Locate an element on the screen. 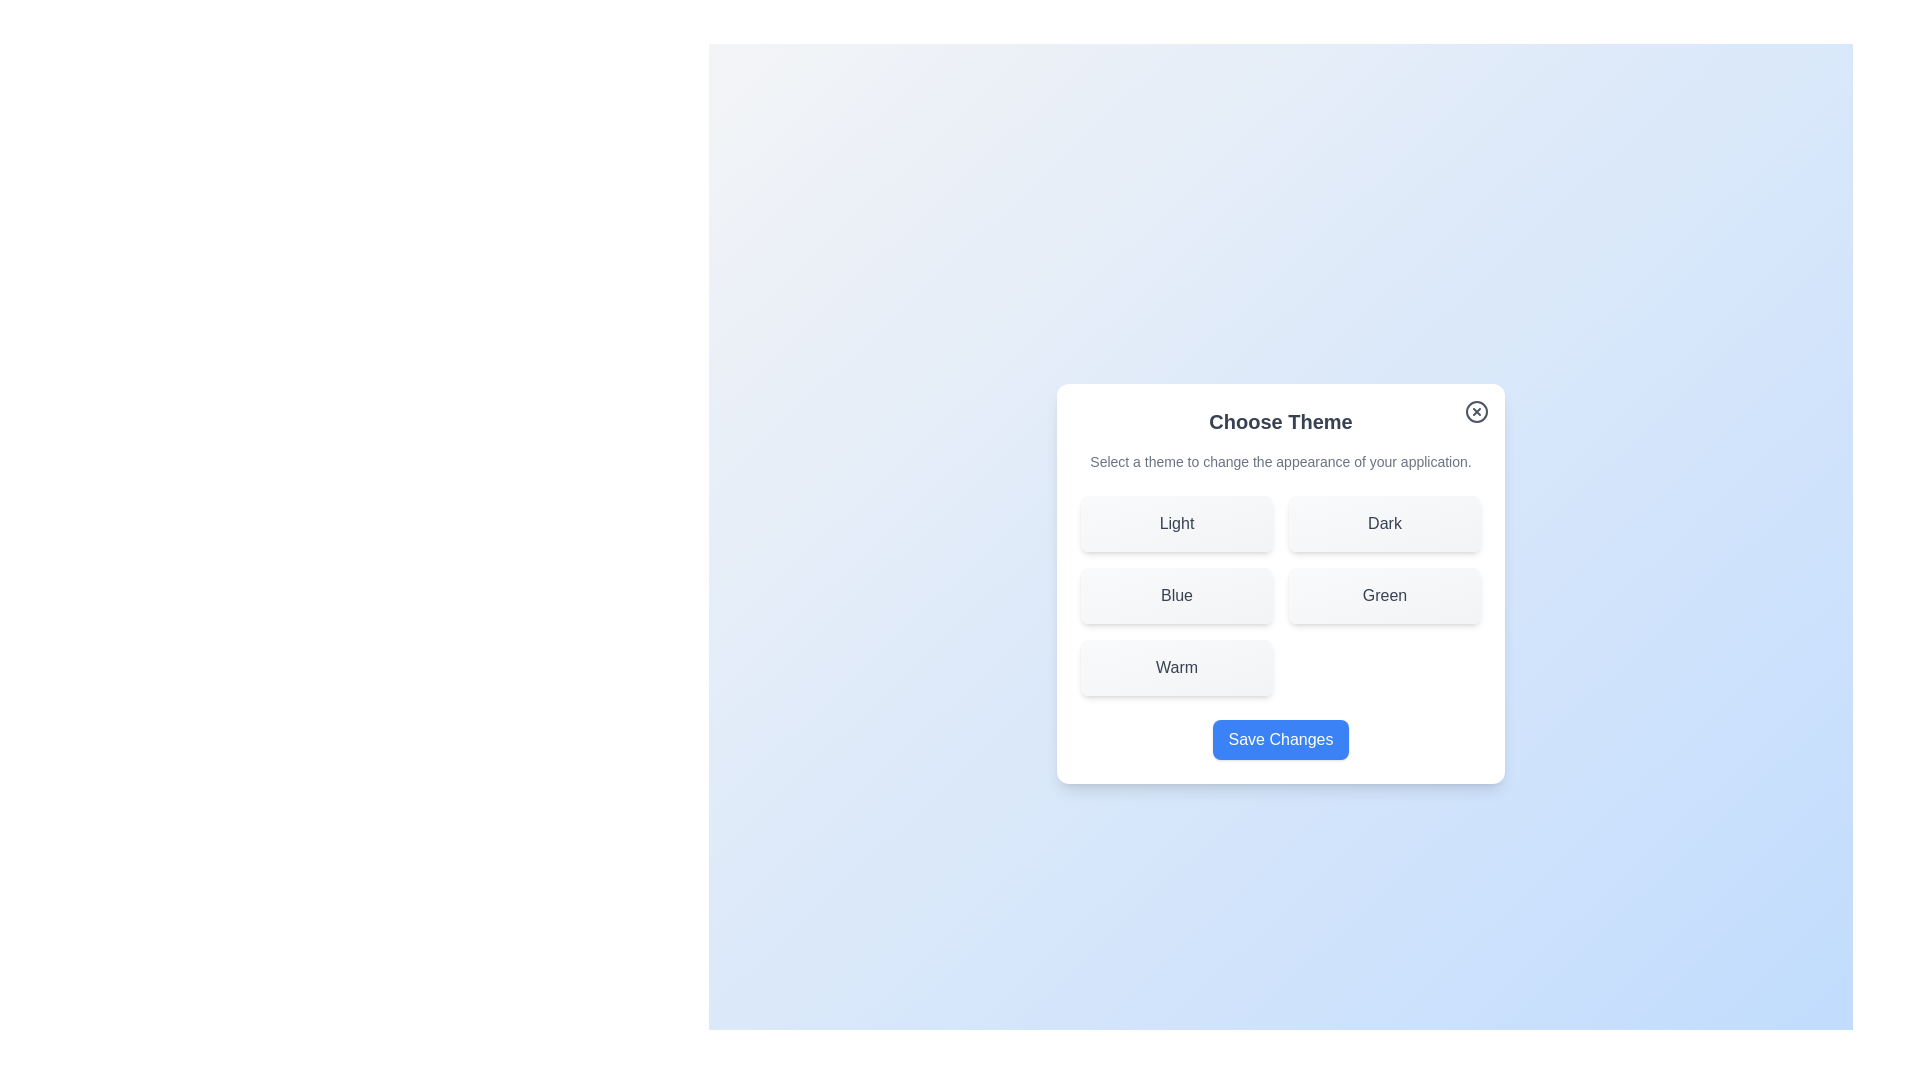 The width and height of the screenshot is (1920, 1080). the close button to close the dialog is located at coordinates (1477, 411).